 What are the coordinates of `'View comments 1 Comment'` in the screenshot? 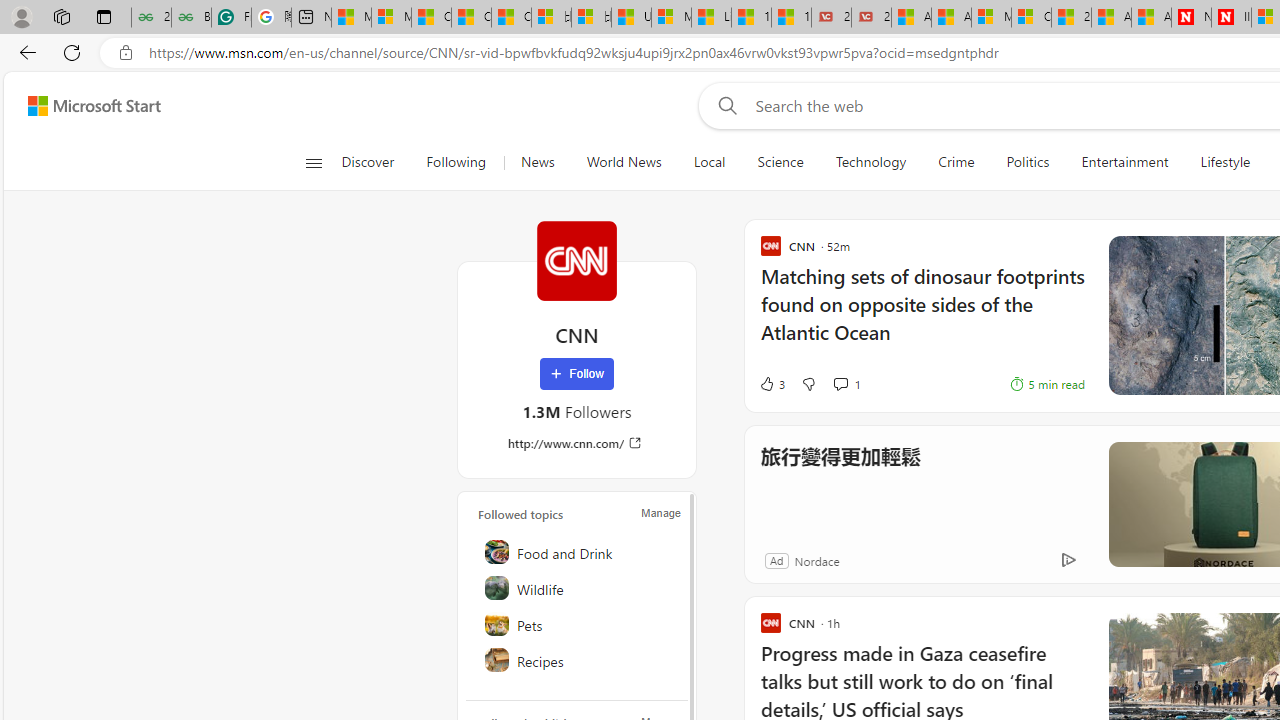 It's located at (846, 384).